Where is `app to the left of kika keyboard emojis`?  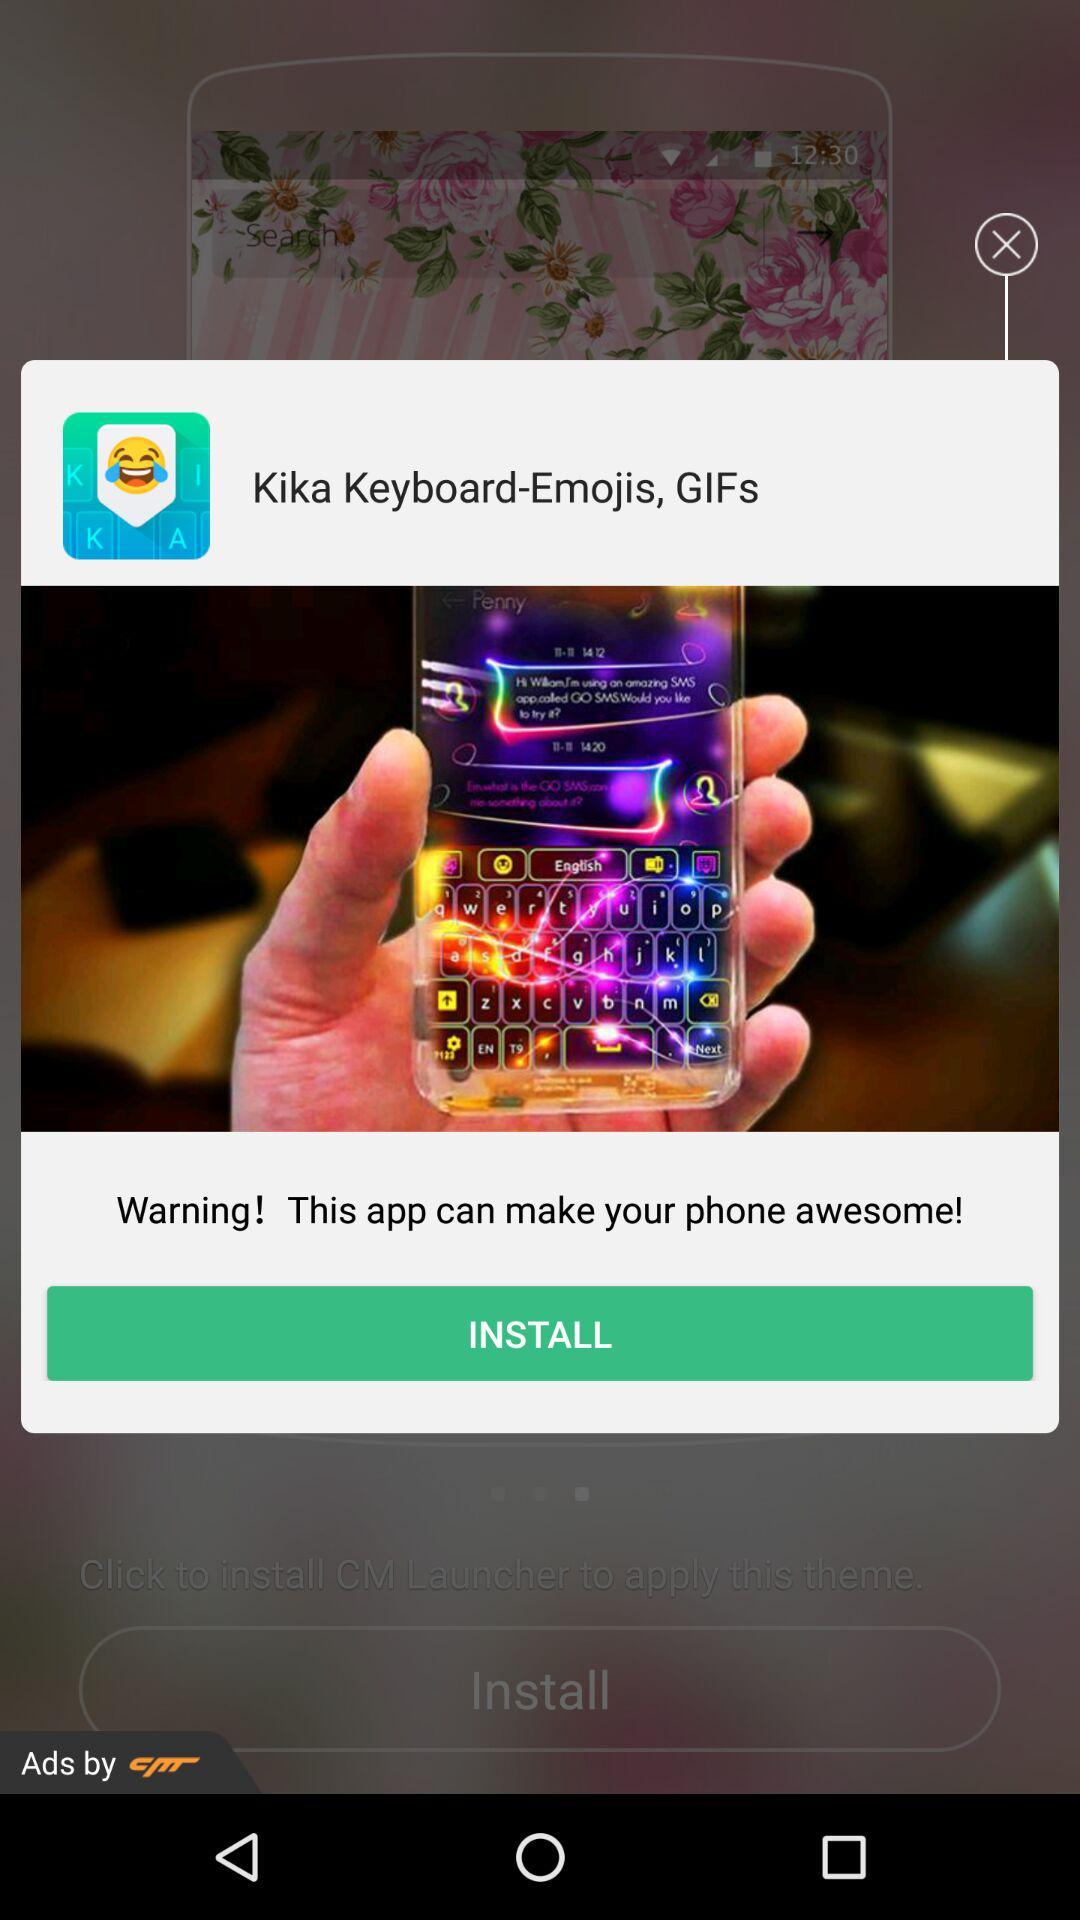
app to the left of kika keyboard emojis is located at coordinates (135, 485).